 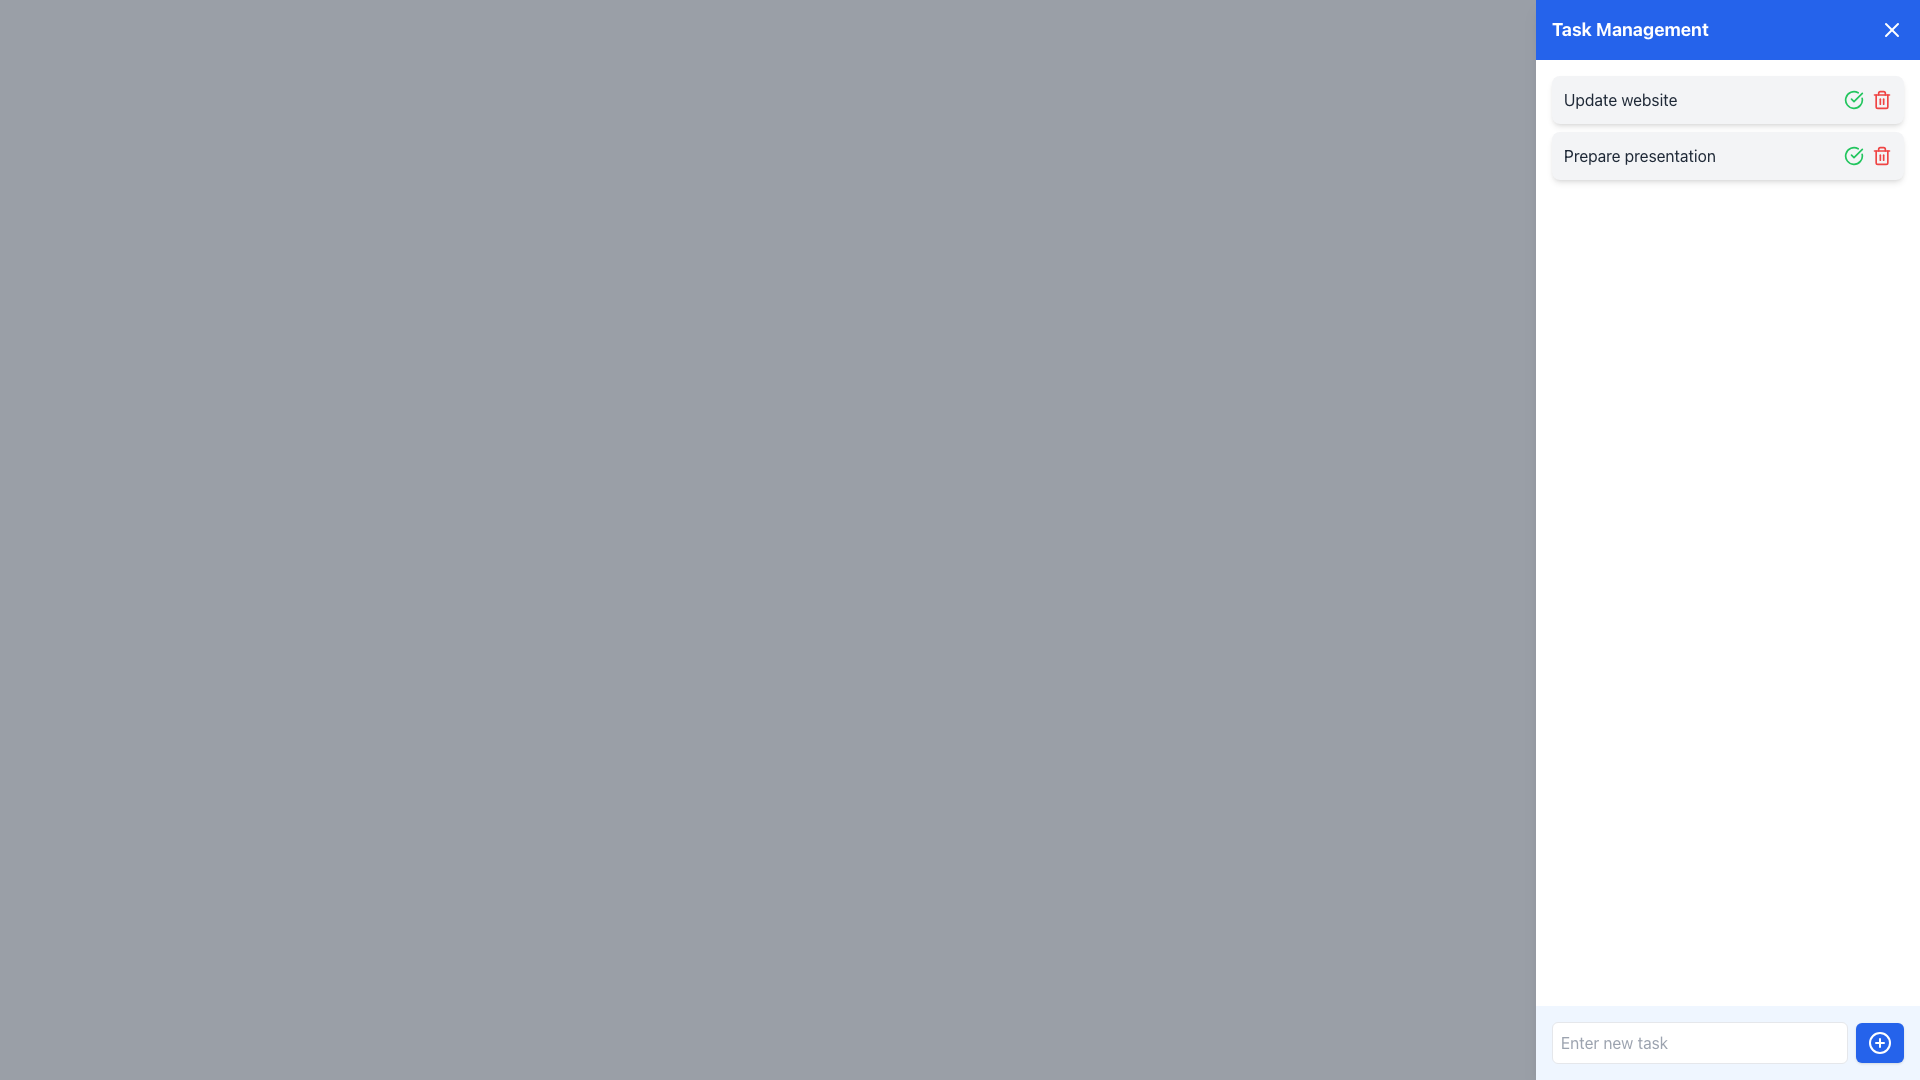 What do you see at coordinates (1879, 1041) in the screenshot?
I see `the blue circular button with a plus sign located at the bottom right corner of the task management tool` at bounding box center [1879, 1041].